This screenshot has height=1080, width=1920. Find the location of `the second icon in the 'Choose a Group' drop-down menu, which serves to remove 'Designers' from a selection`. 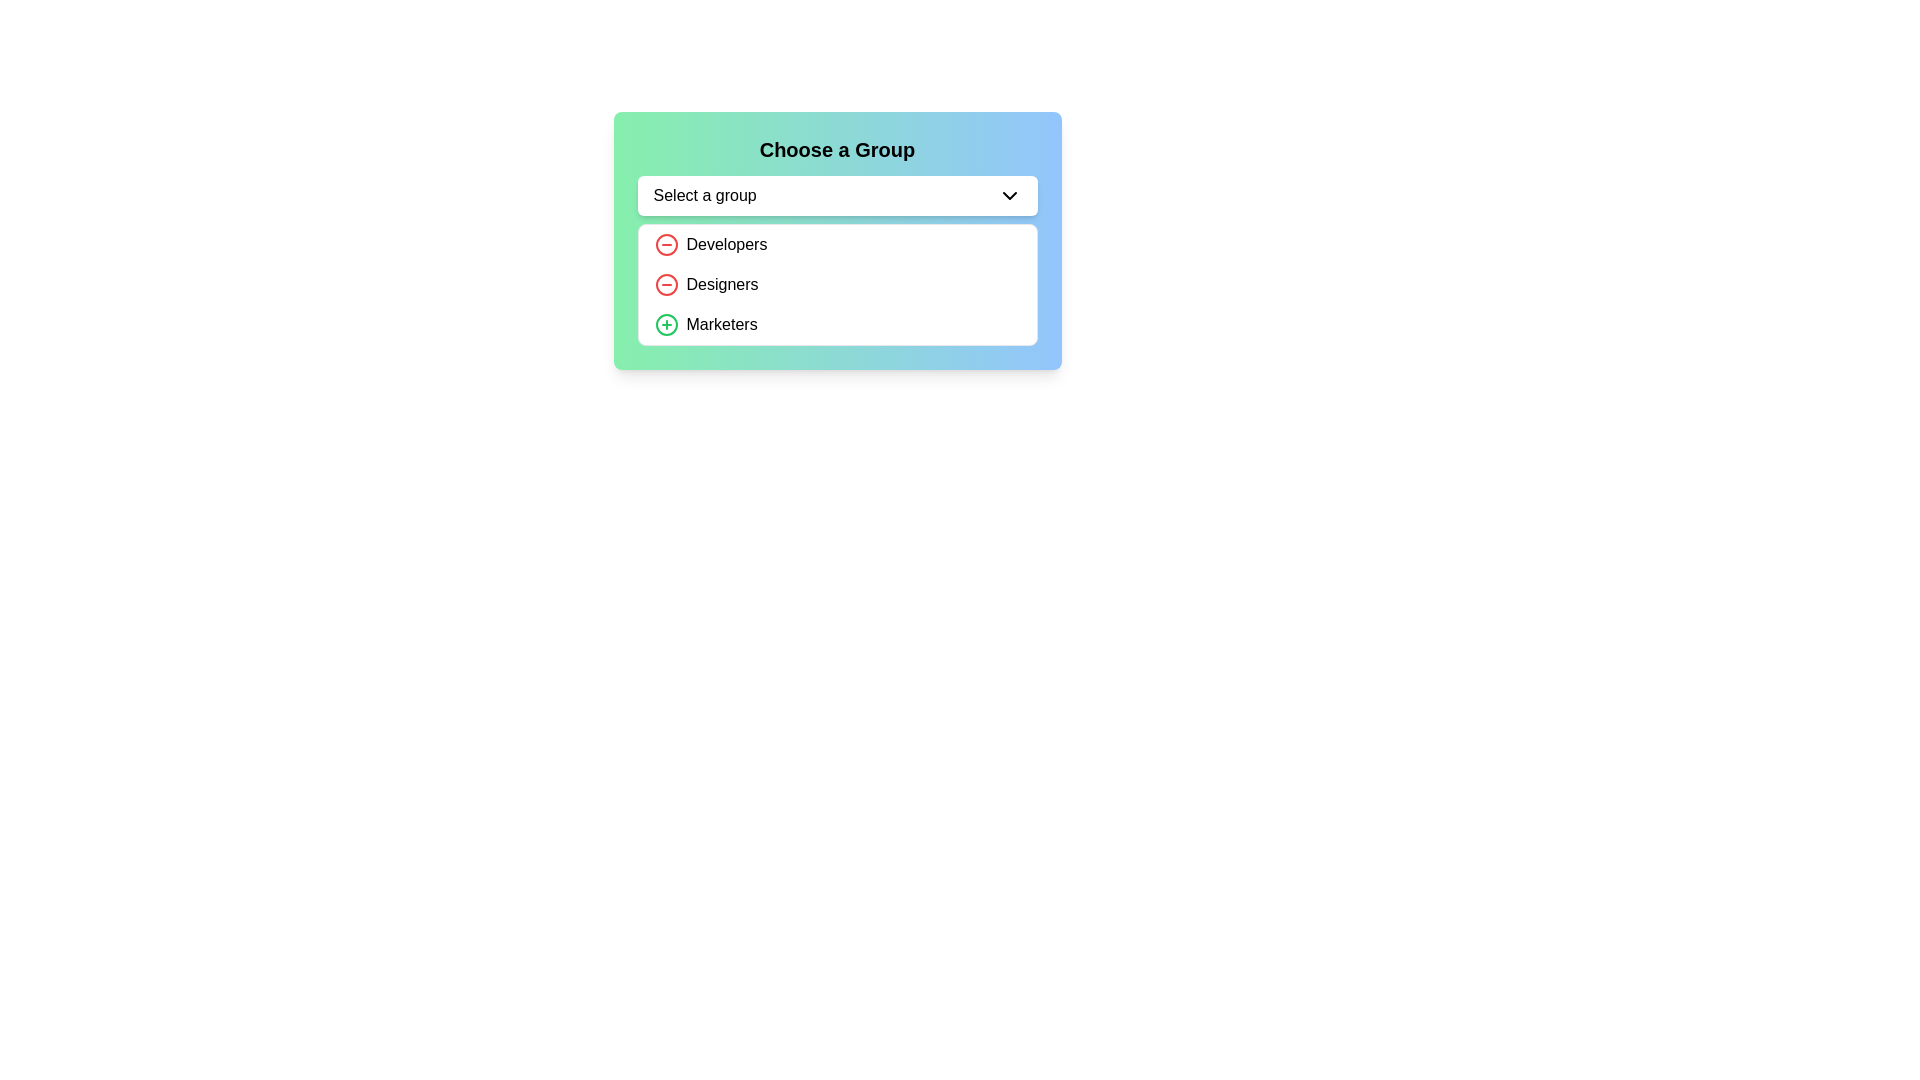

the second icon in the 'Choose a Group' drop-down menu, which serves to remove 'Designers' from a selection is located at coordinates (666, 285).